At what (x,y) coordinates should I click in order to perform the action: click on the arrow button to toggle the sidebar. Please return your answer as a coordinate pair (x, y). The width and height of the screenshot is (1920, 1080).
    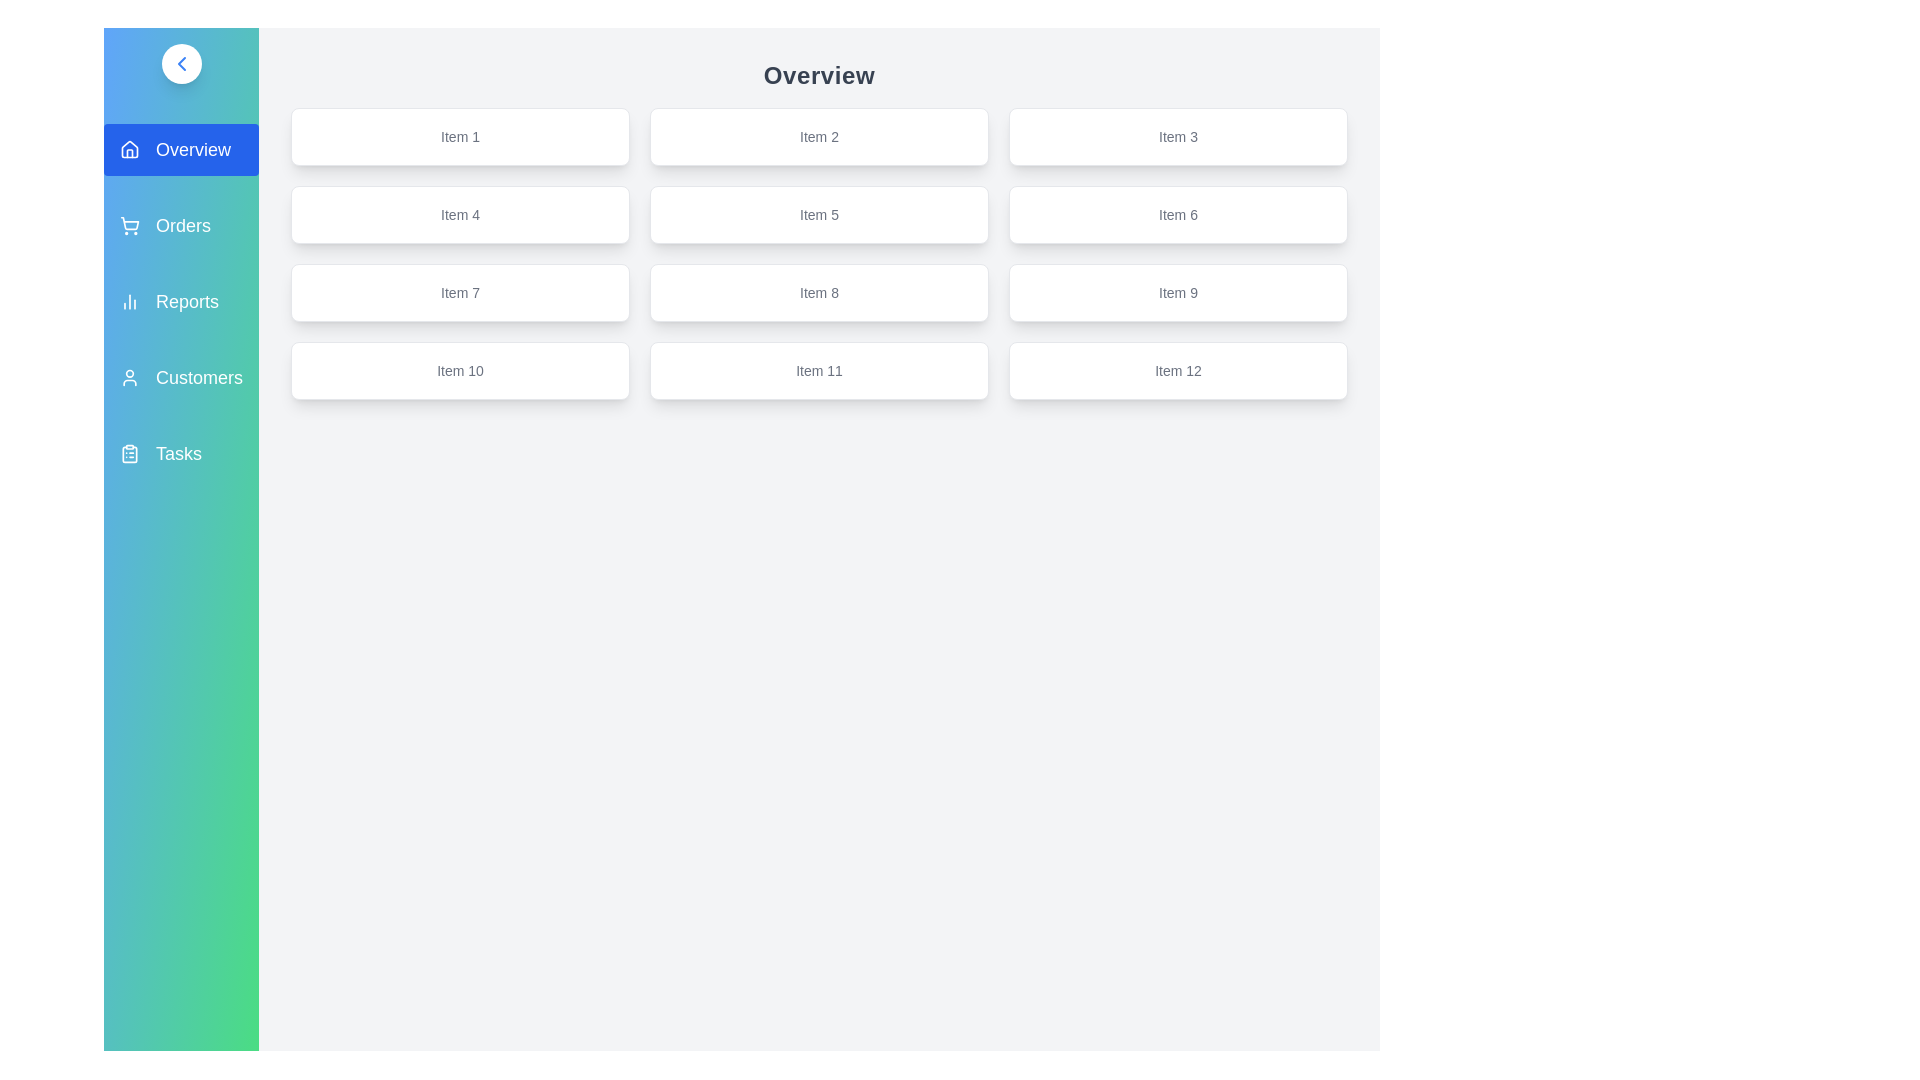
    Looking at the image, I should click on (181, 63).